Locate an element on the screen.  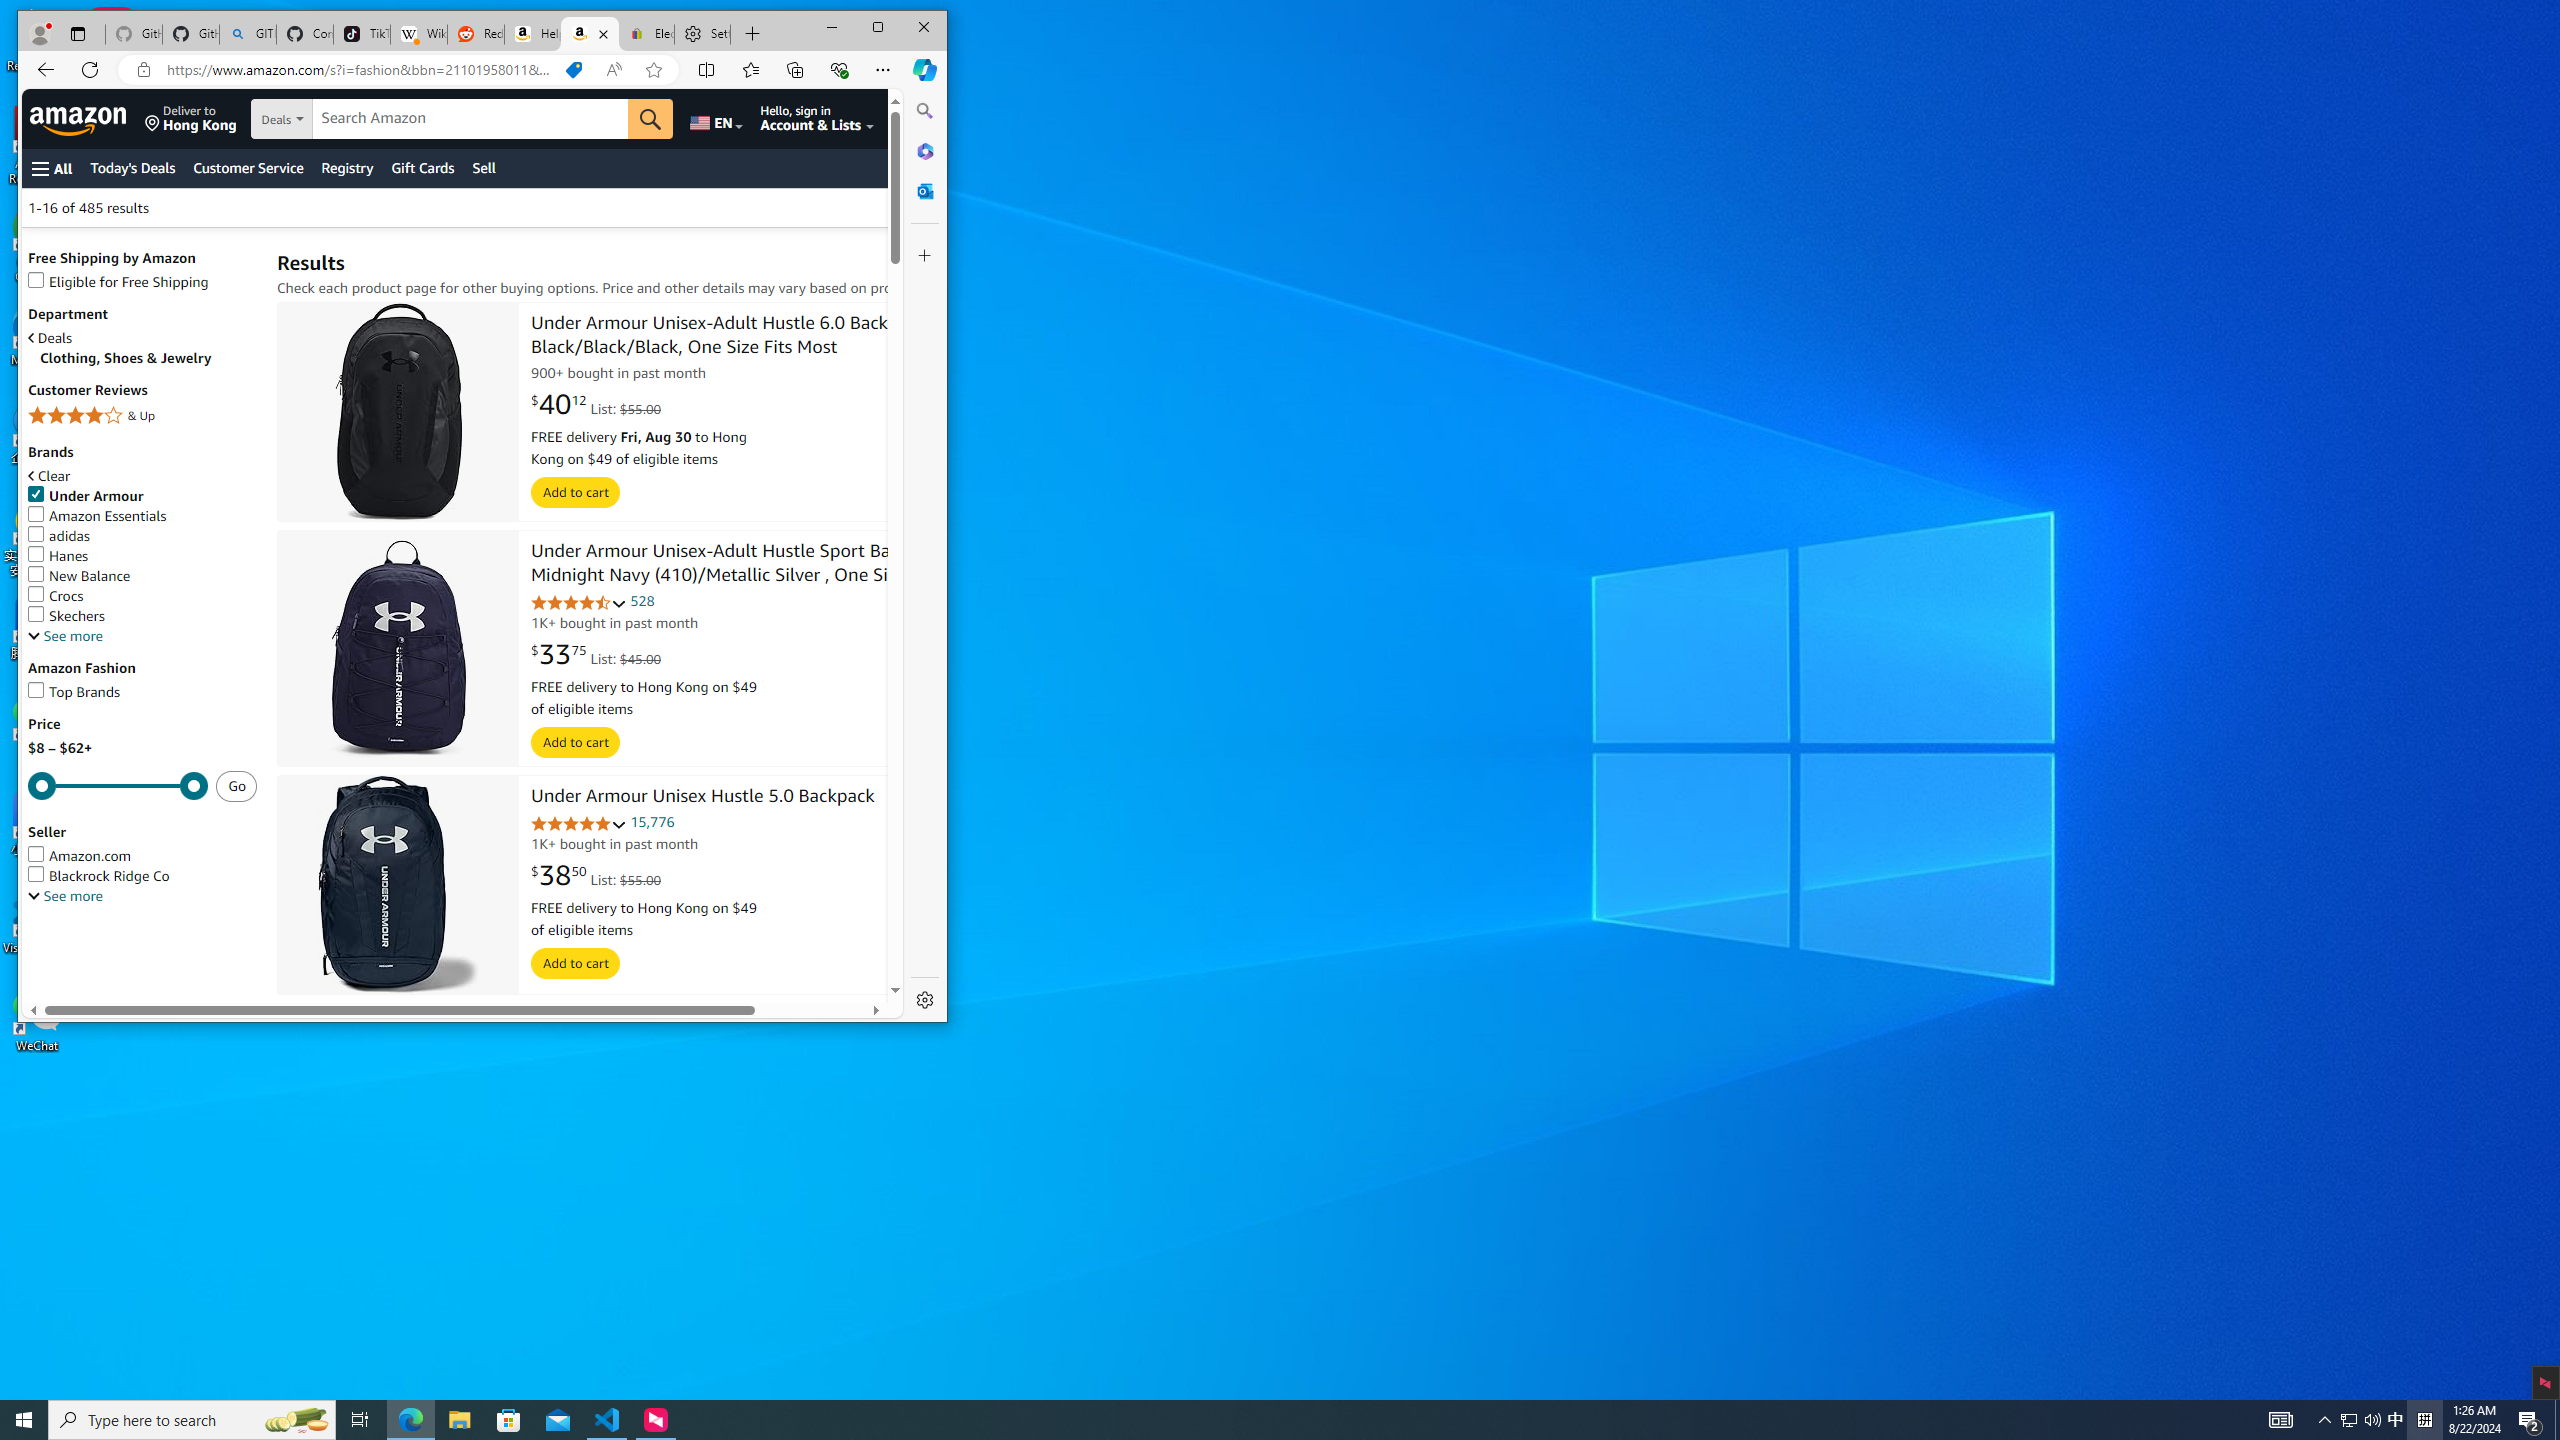
'Under Armour' is located at coordinates (85, 495).